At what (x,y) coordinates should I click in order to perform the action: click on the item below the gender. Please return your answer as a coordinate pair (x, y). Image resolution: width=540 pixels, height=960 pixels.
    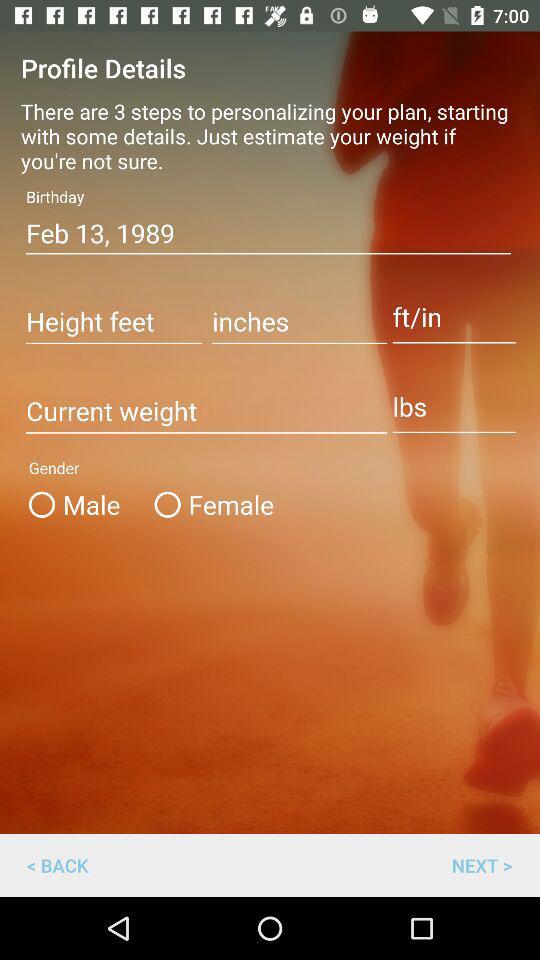
    Looking at the image, I should click on (209, 503).